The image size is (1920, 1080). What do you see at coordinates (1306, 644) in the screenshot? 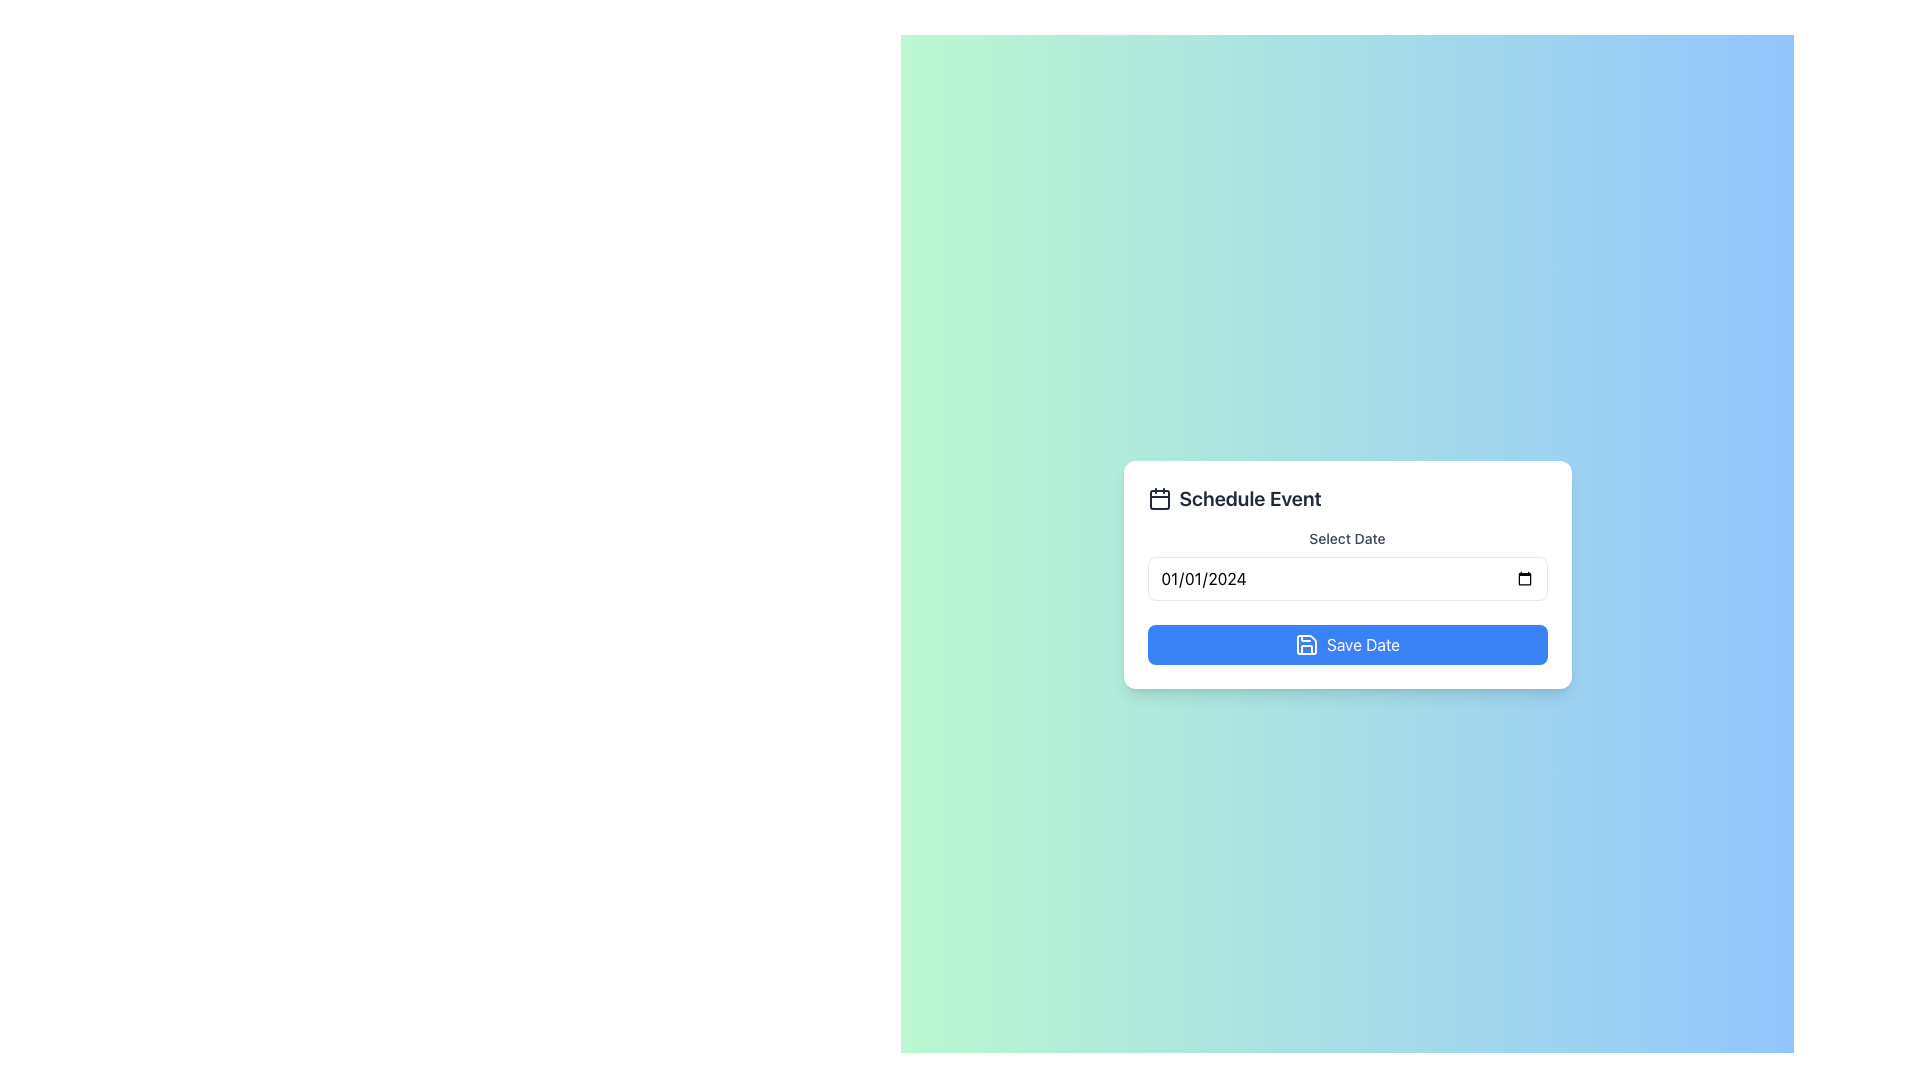
I see `the floppy disk icon indicating the 'Save' function, which is centered within the 'Save Date' button at the bottom of the modal panel` at bounding box center [1306, 644].